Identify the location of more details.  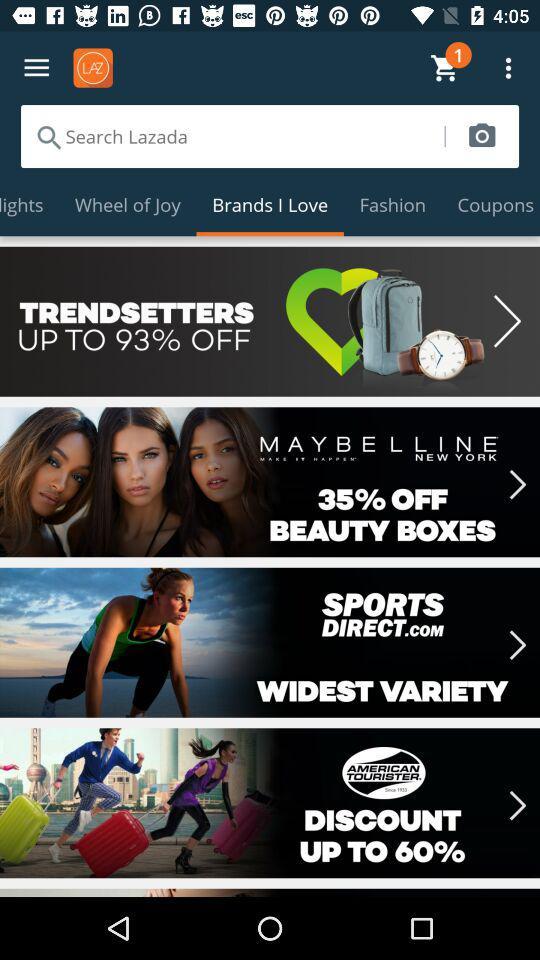
(270, 641).